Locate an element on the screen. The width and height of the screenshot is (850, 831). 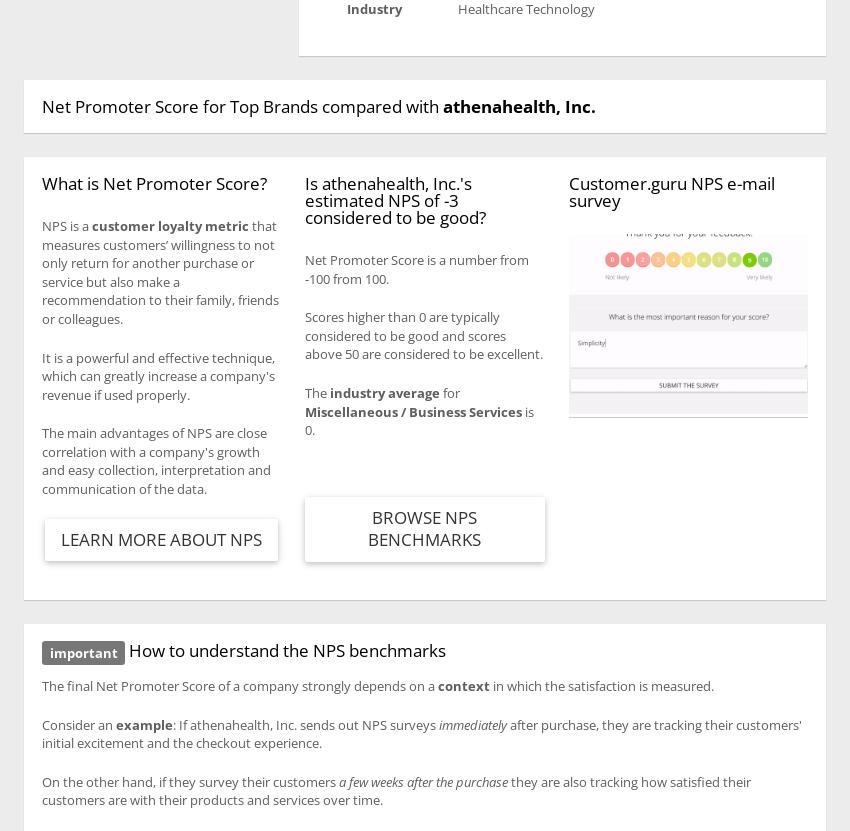
'example' is located at coordinates (144, 722).